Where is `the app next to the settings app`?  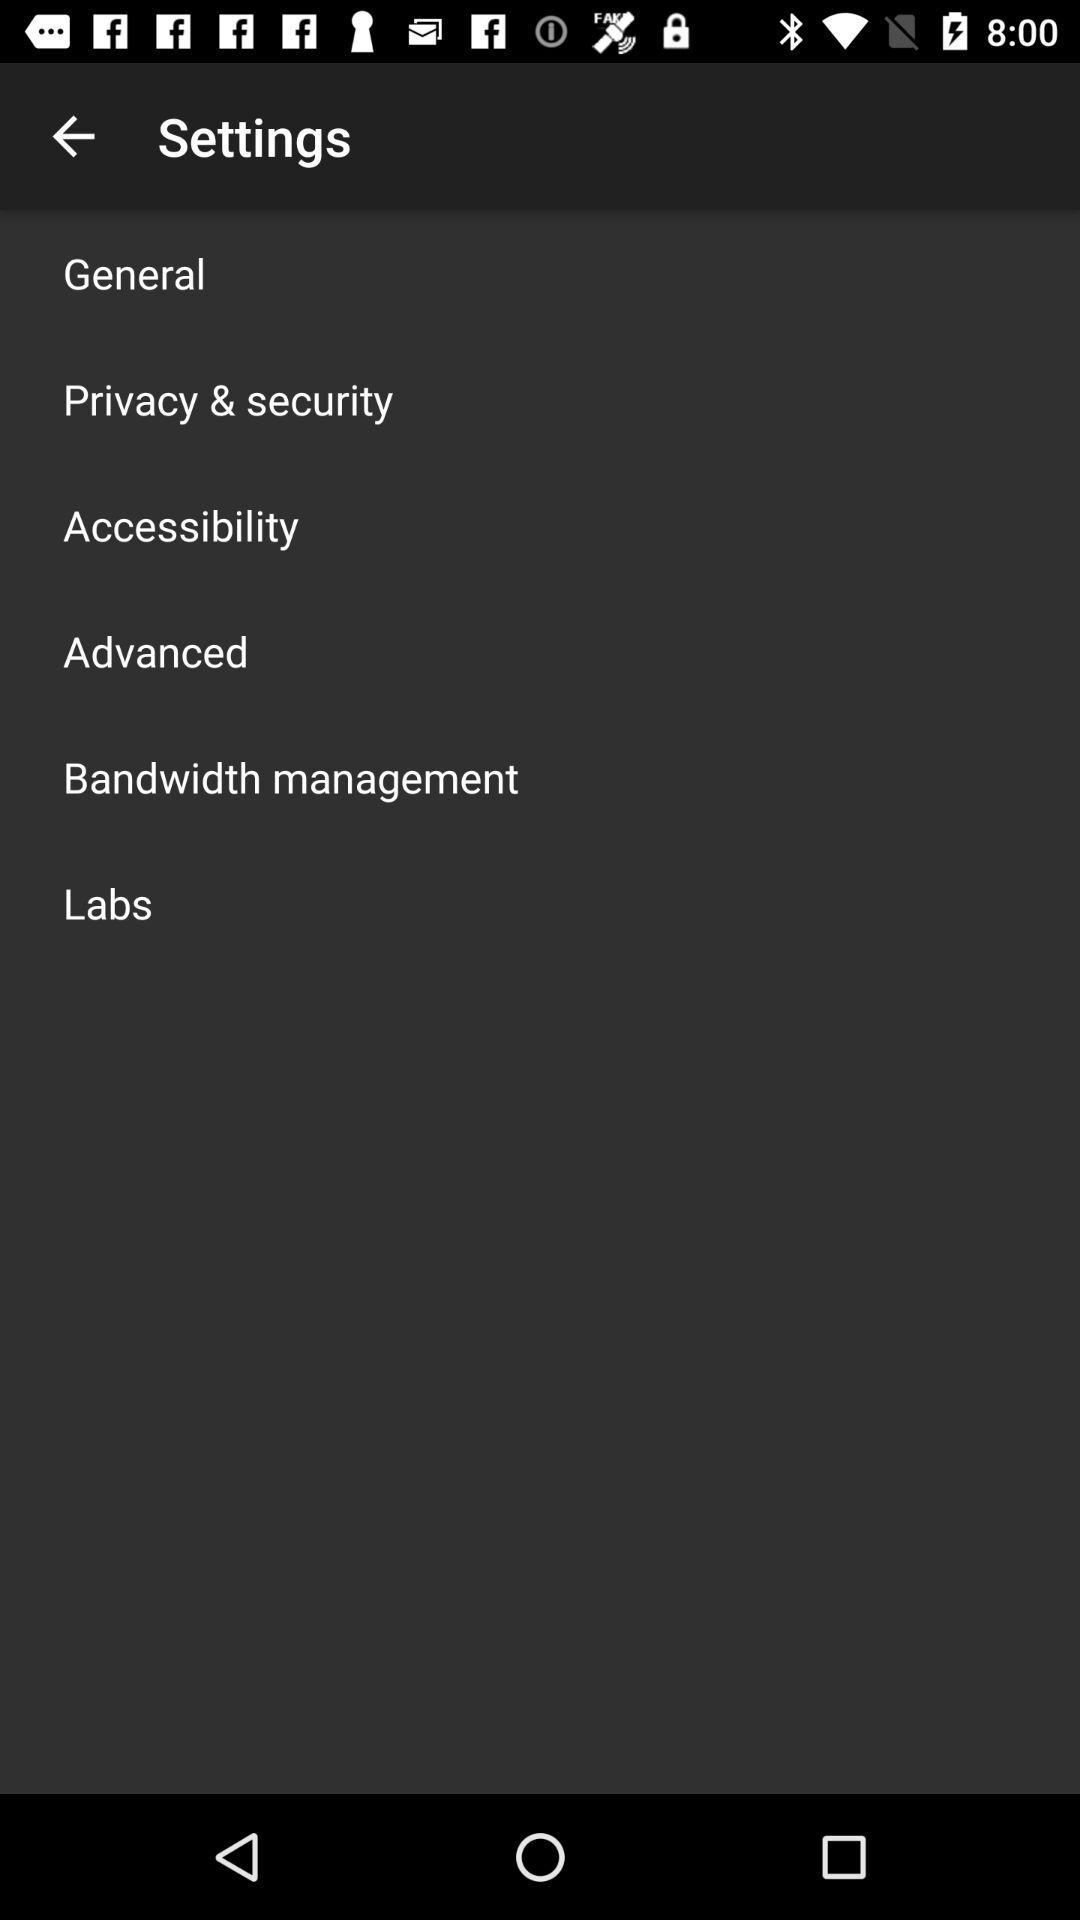
the app next to the settings app is located at coordinates (72, 135).